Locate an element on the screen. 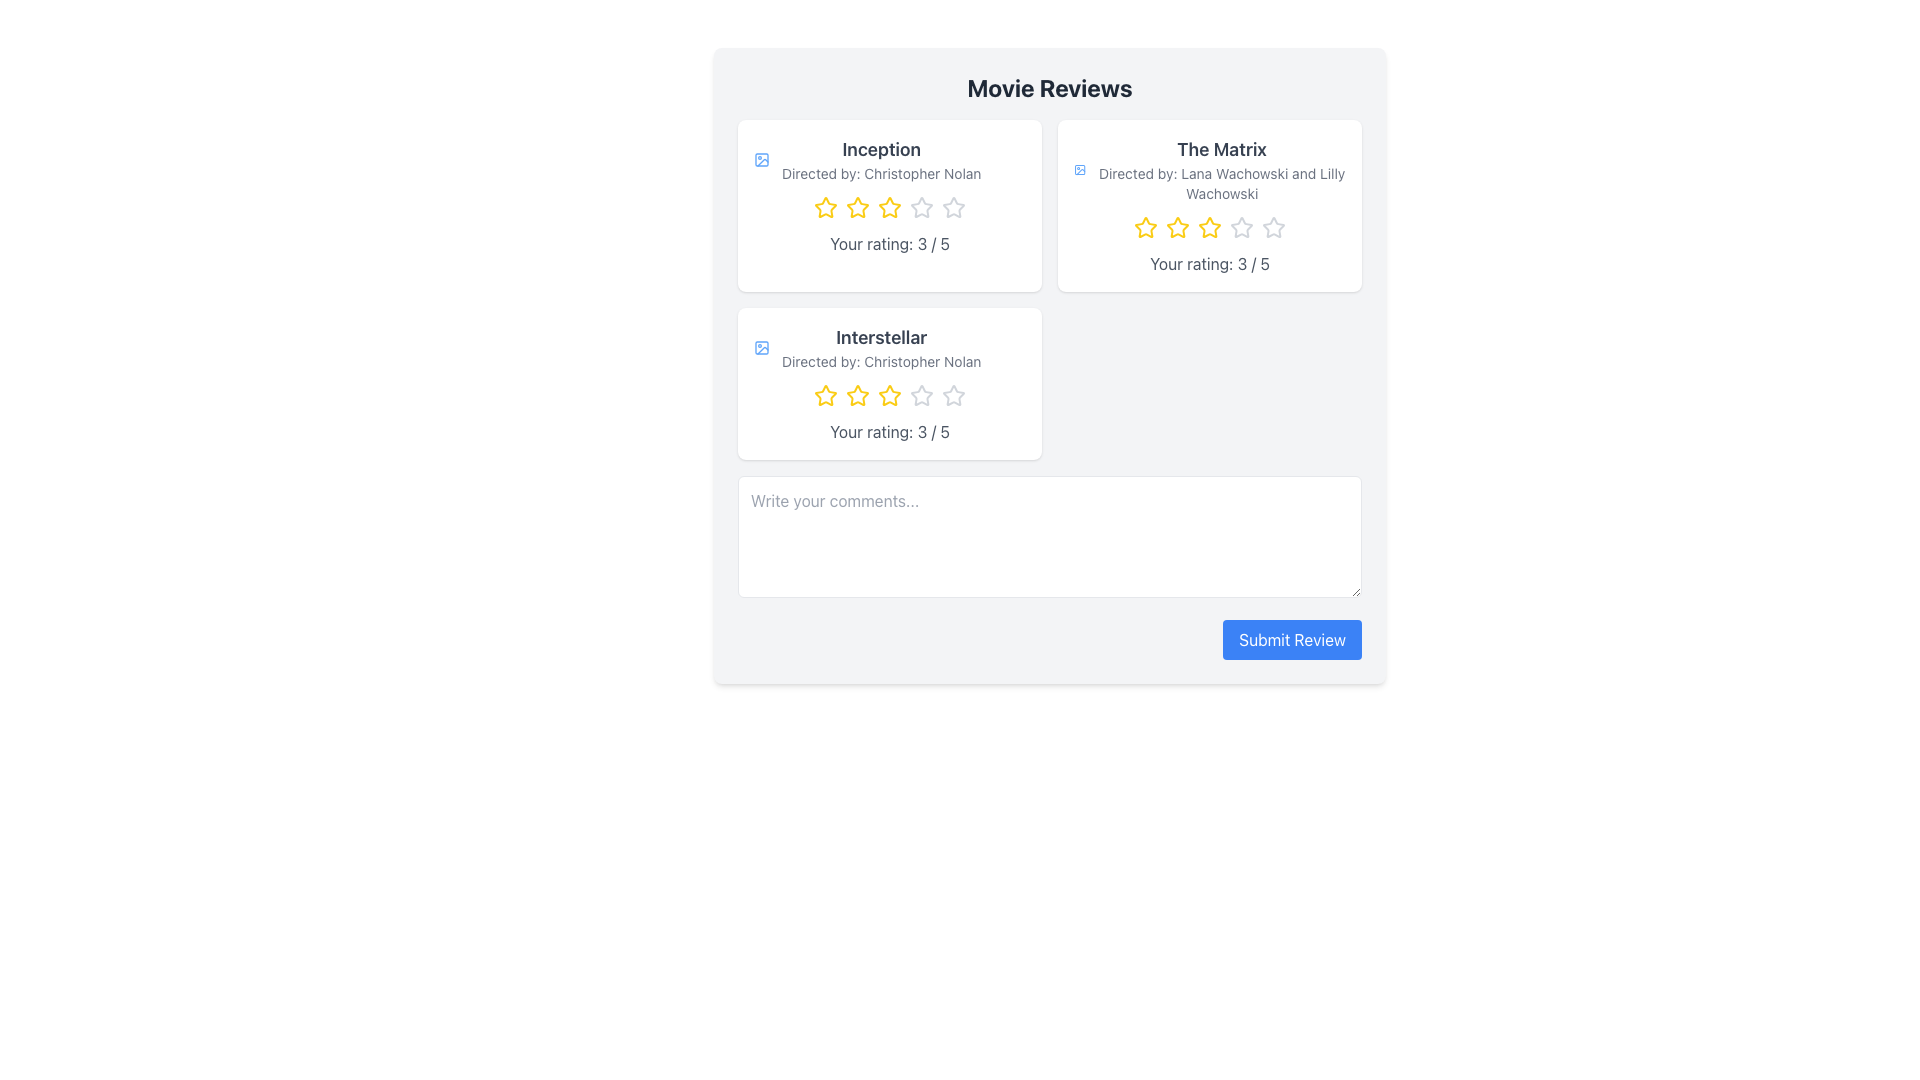  static text label displaying the user's current rating for the movie 'Inception', which is located below the star icons in the review card is located at coordinates (888, 242).